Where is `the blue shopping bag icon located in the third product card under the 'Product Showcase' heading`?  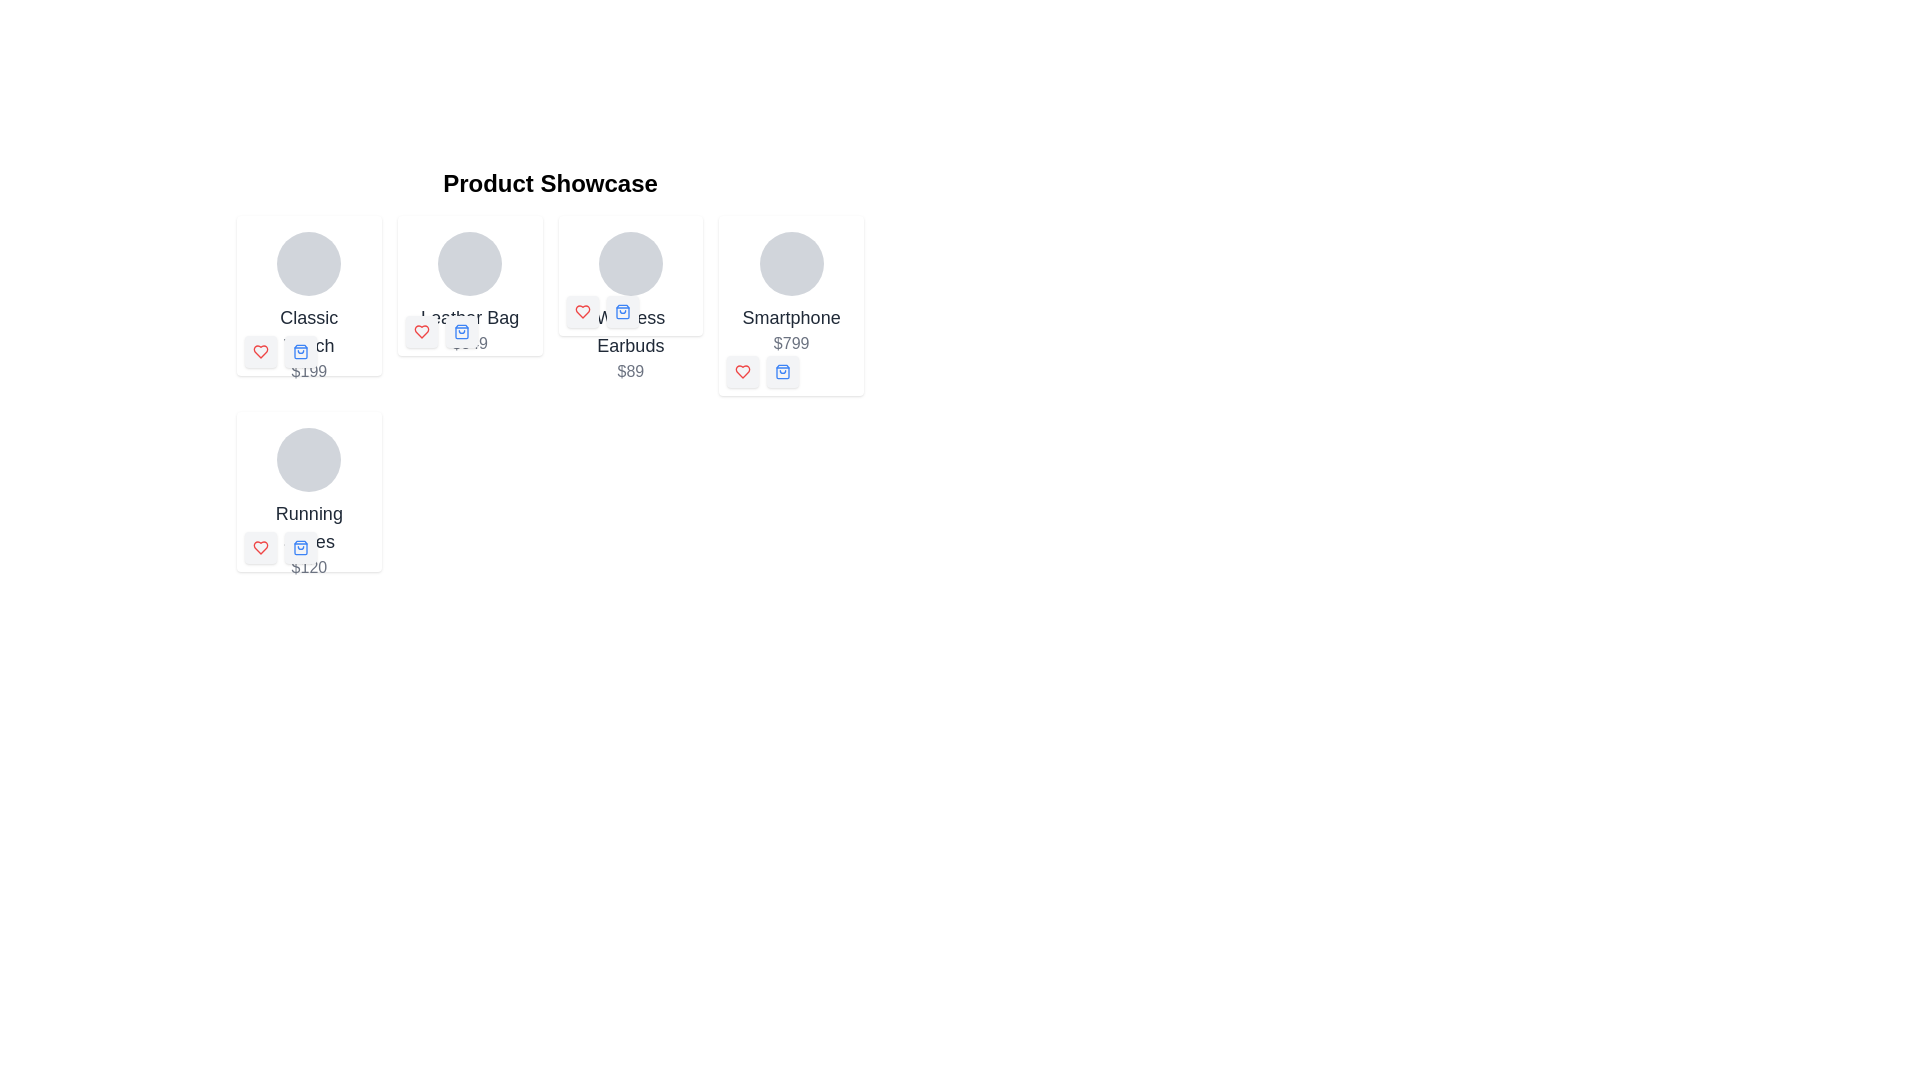 the blue shopping bag icon located in the third product card under the 'Product Showcase' heading is located at coordinates (621, 312).